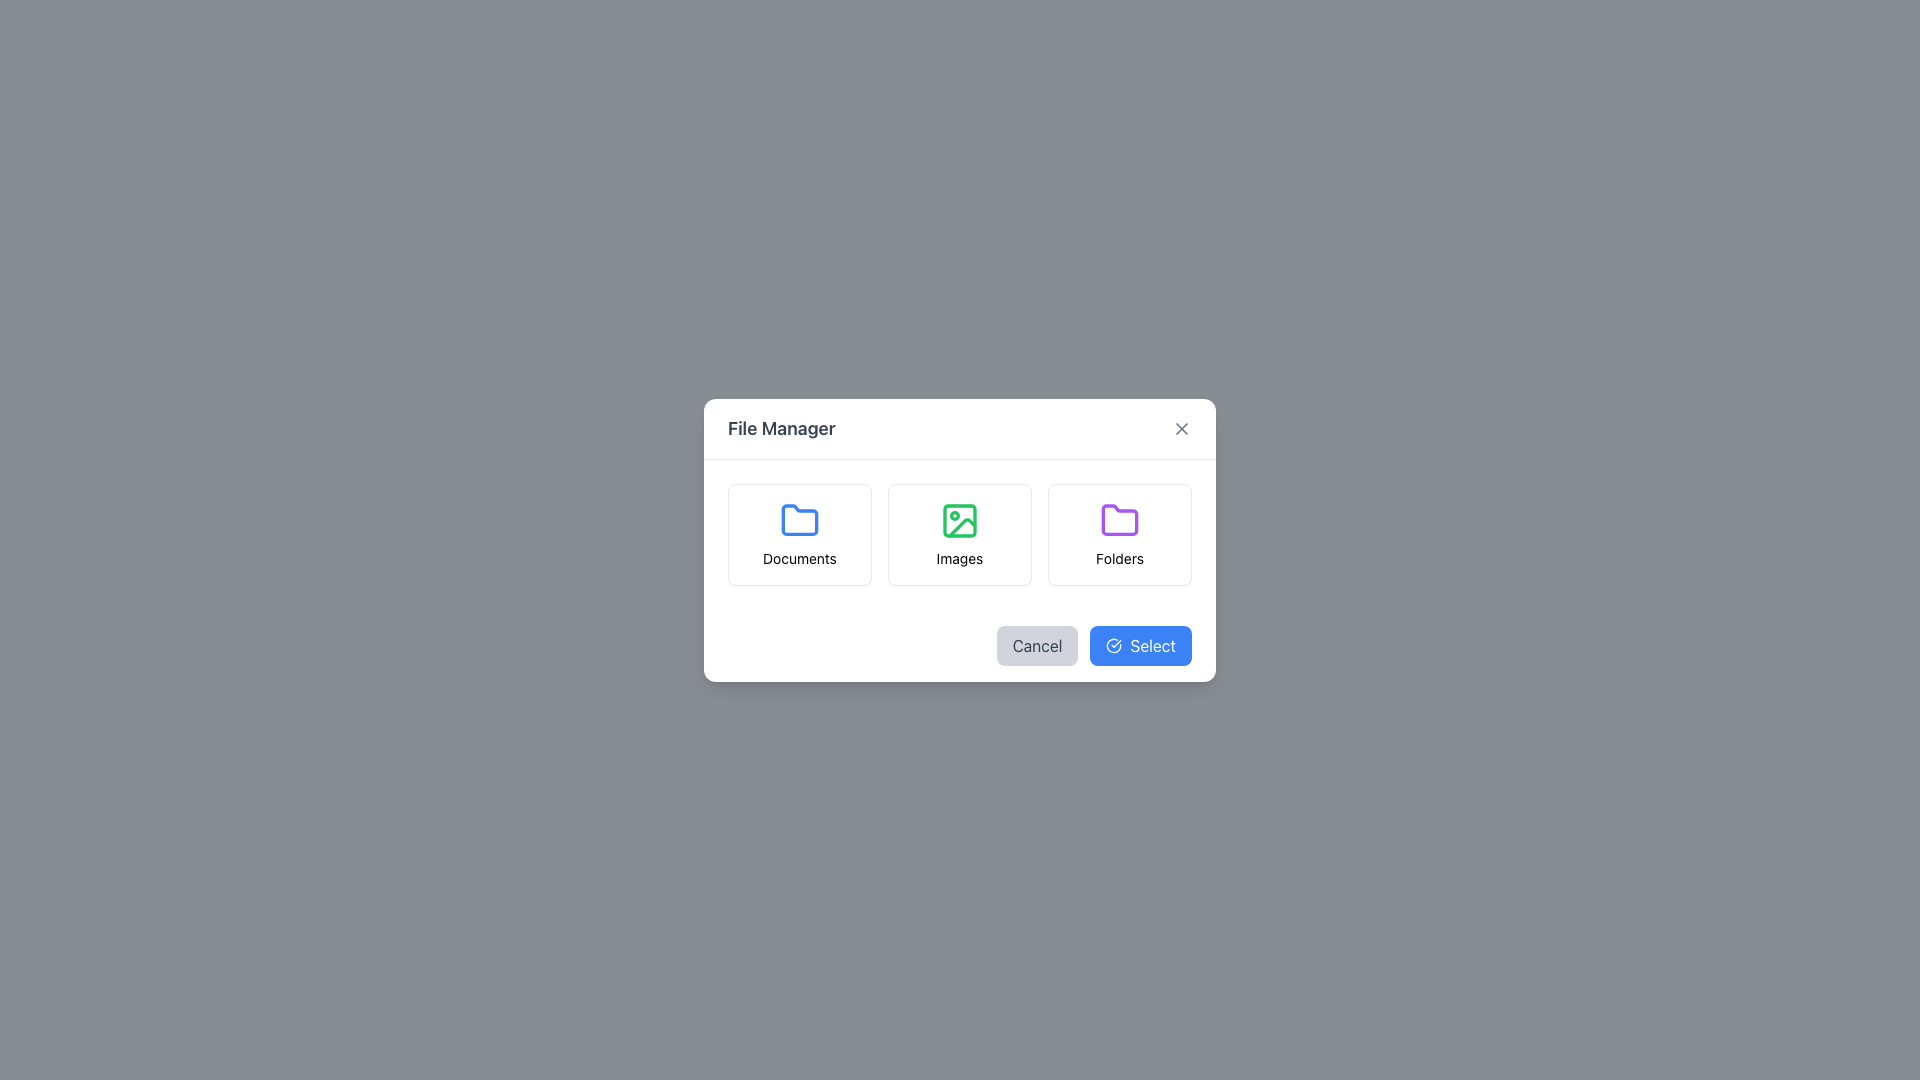 Image resolution: width=1920 pixels, height=1080 pixels. What do you see at coordinates (960, 519) in the screenshot?
I see `the Decorative SVG component located at the top-left part of the 'Images' icon in the file manager interface` at bounding box center [960, 519].